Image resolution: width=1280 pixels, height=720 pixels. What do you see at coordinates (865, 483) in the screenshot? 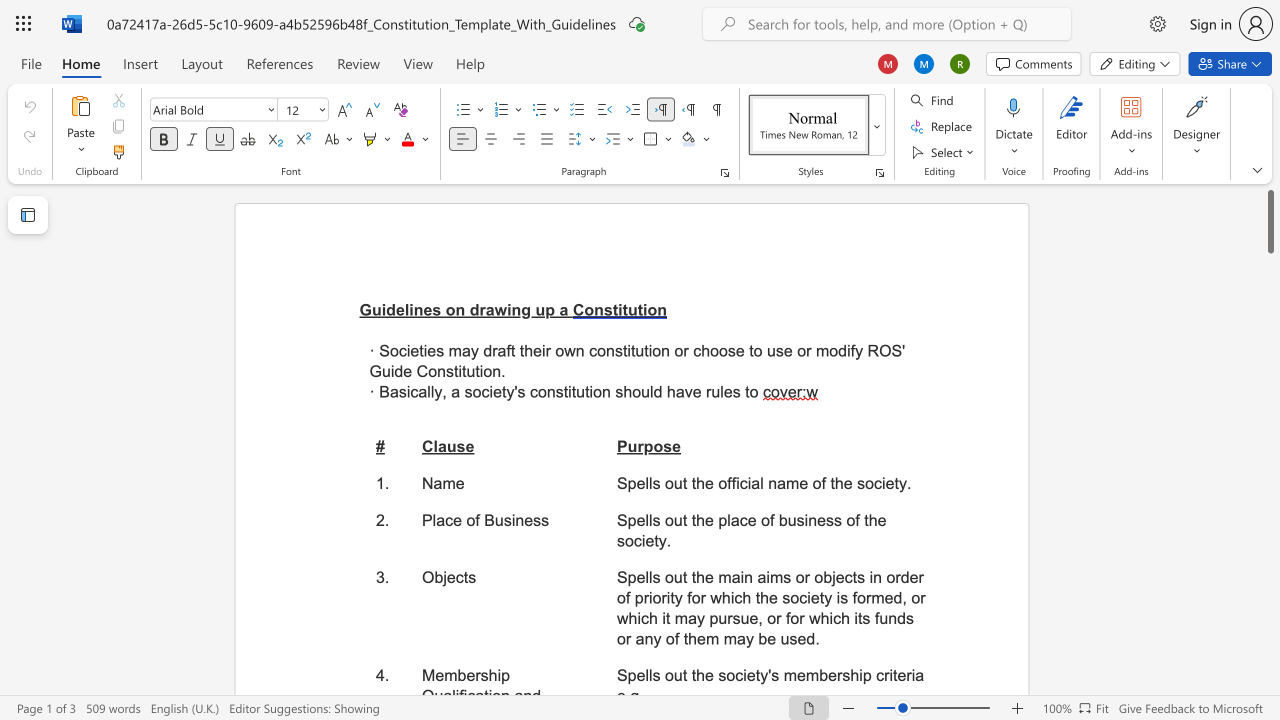
I see `the space between the continuous character "s" and "o" in the text` at bounding box center [865, 483].